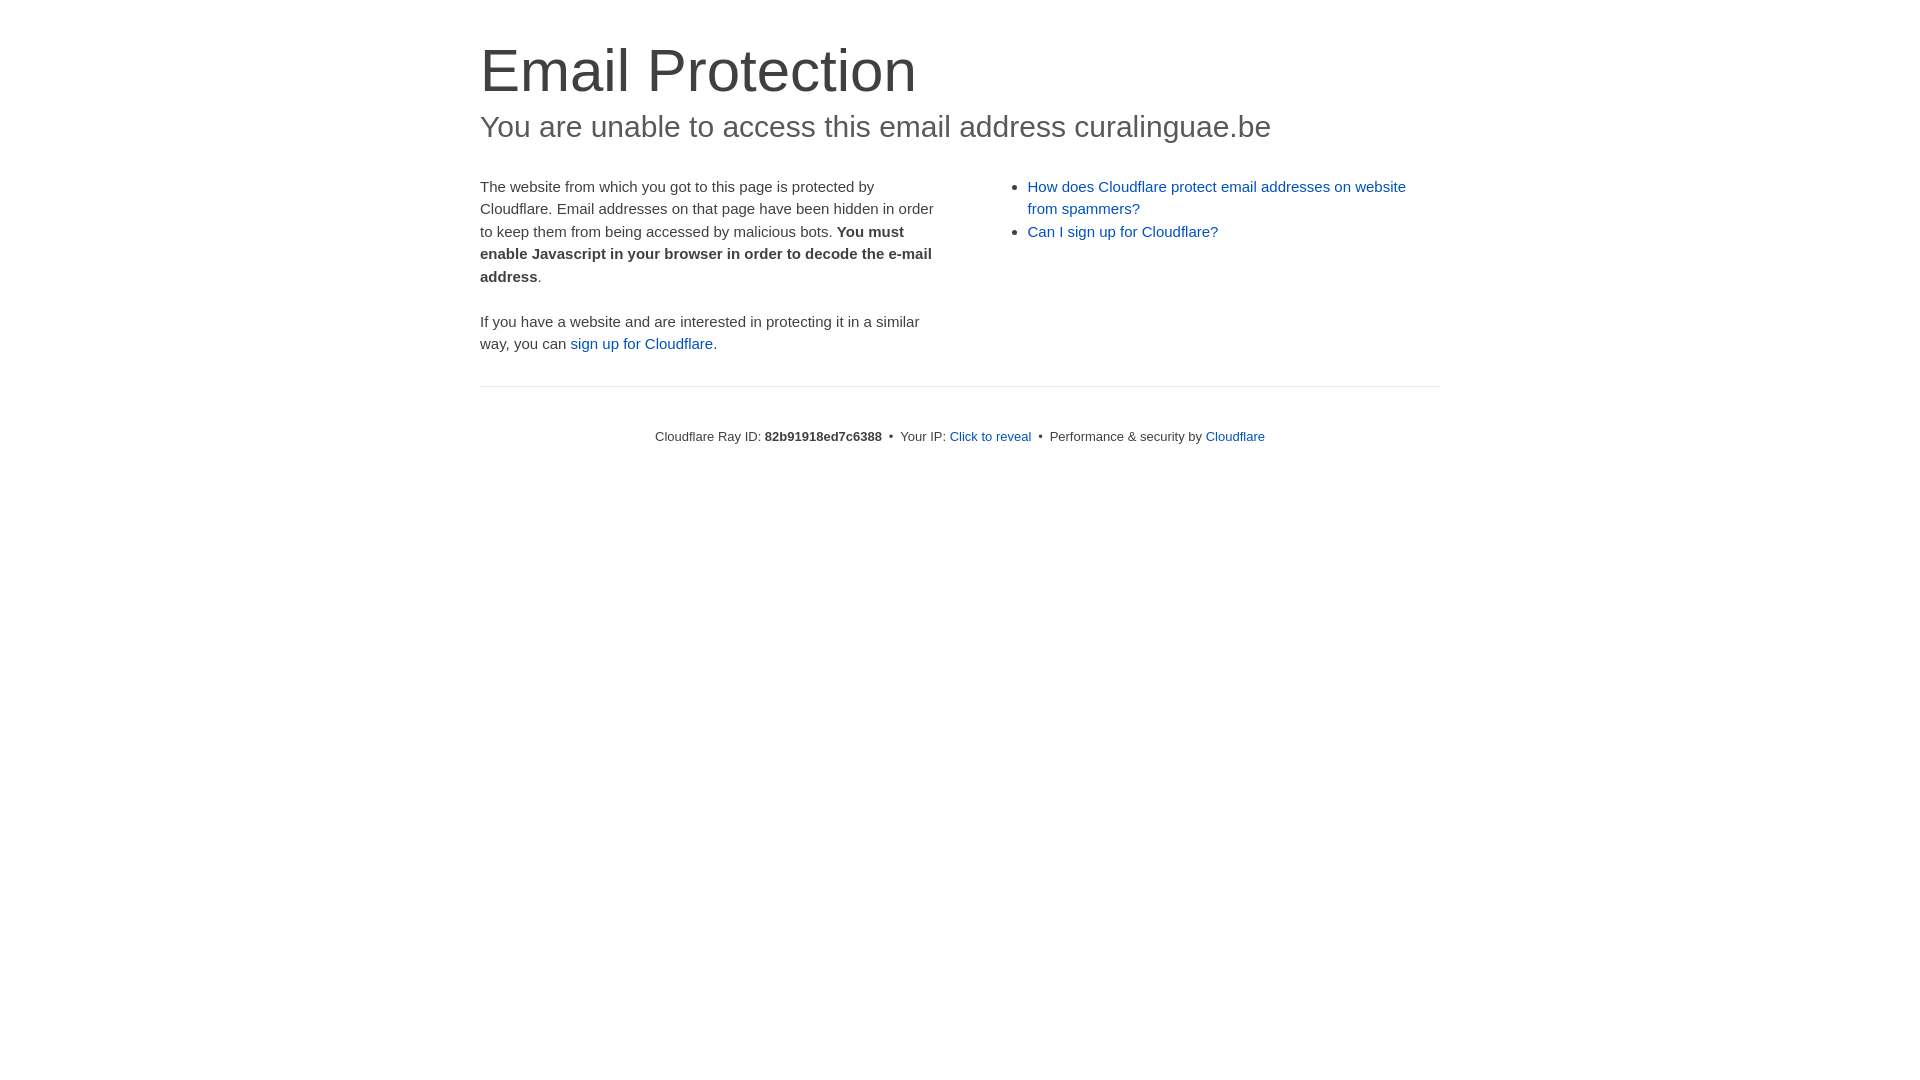 The height and width of the screenshot is (1080, 1920). I want to click on 'Click to reveal', so click(990, 435).